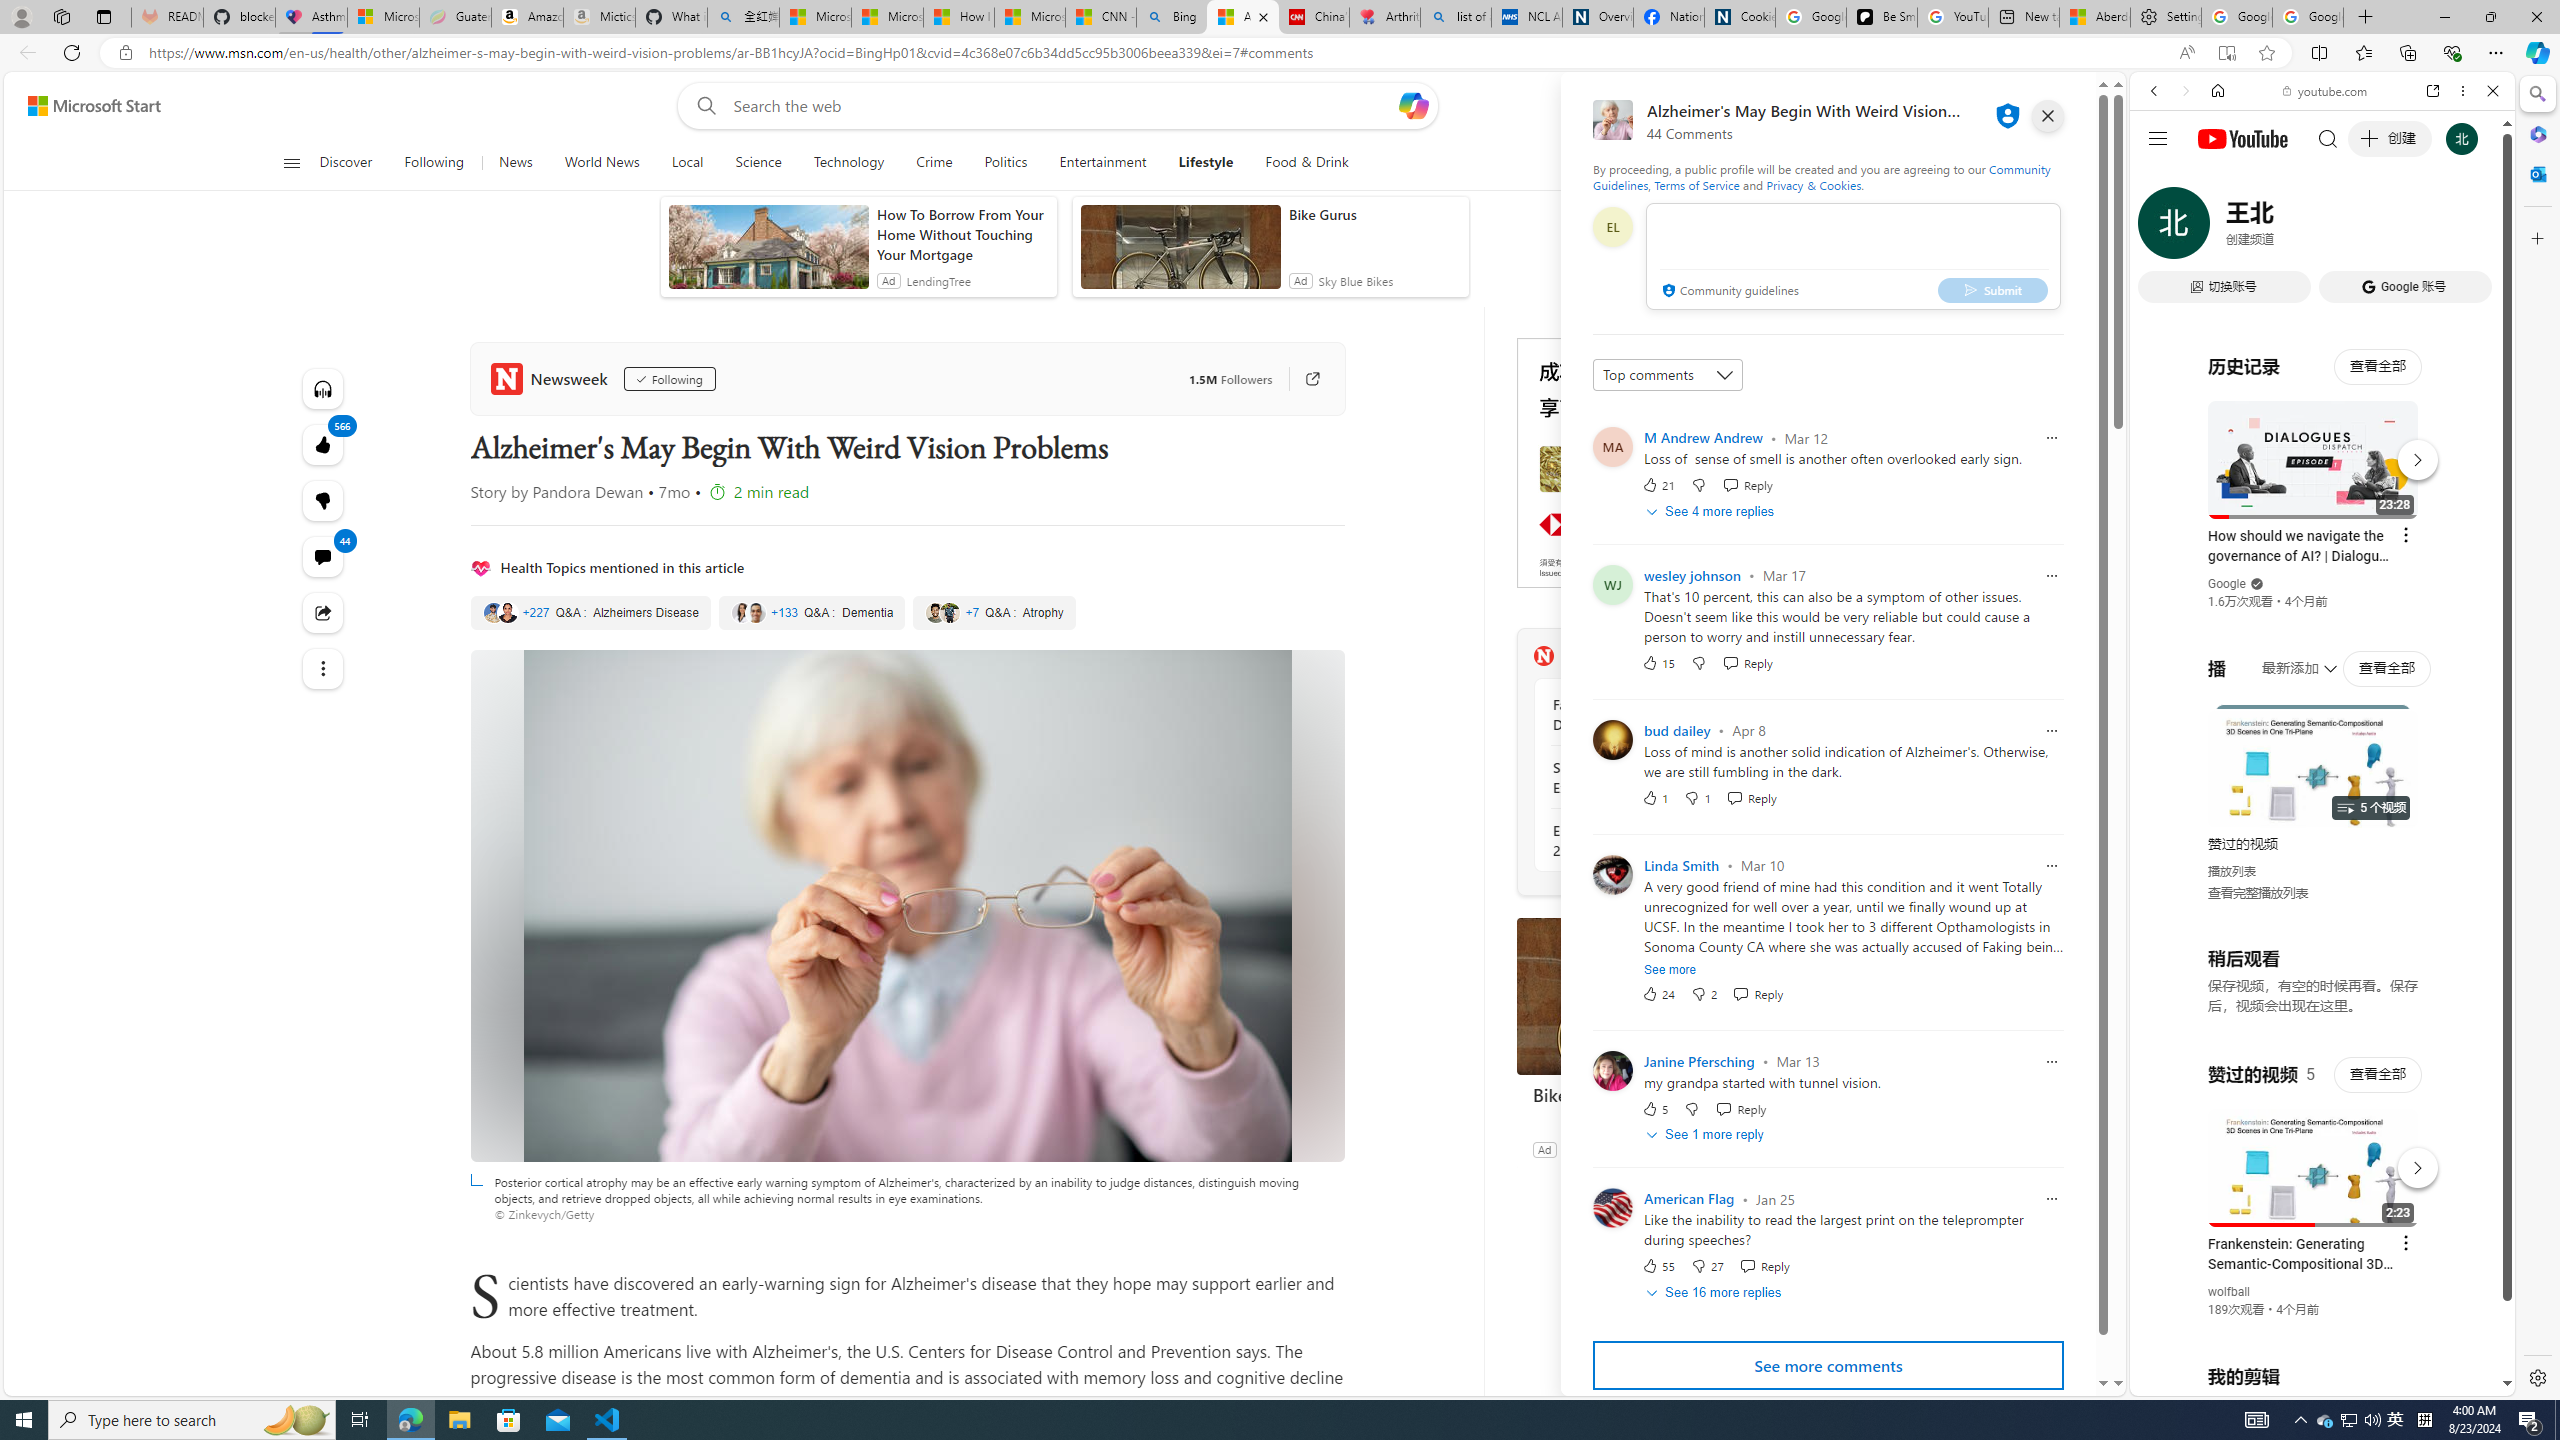 The height and width of the screenshot is (1440, 2560). Describe the element at coordinates (86, 104) in the screenshot. I see `'Skip to content'` at that location.